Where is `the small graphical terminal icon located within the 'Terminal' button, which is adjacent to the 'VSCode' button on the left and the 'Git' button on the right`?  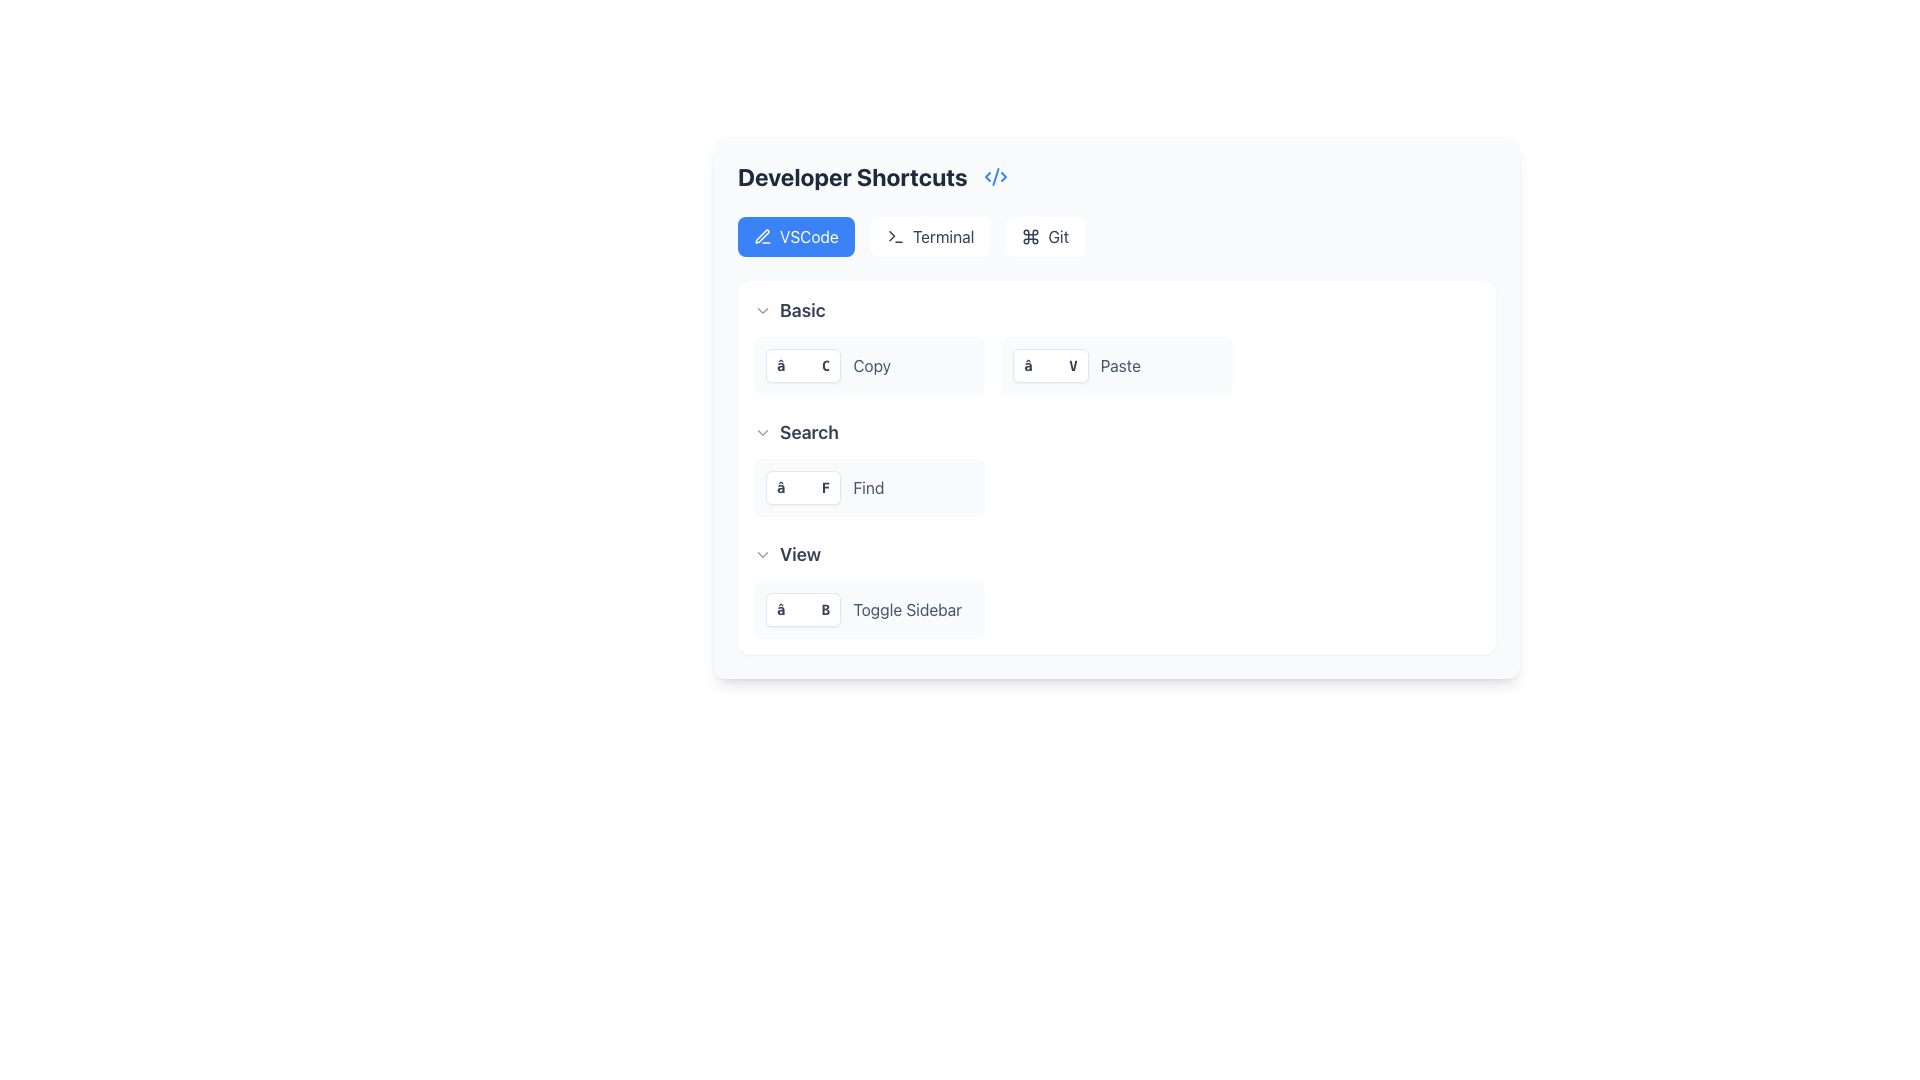
the small graphical terminal icon located within the 'Terminal' button, which is adjacent to the 'VSCode' button on the left and the 'Git' button on the right is located at coordinates (894, 235).